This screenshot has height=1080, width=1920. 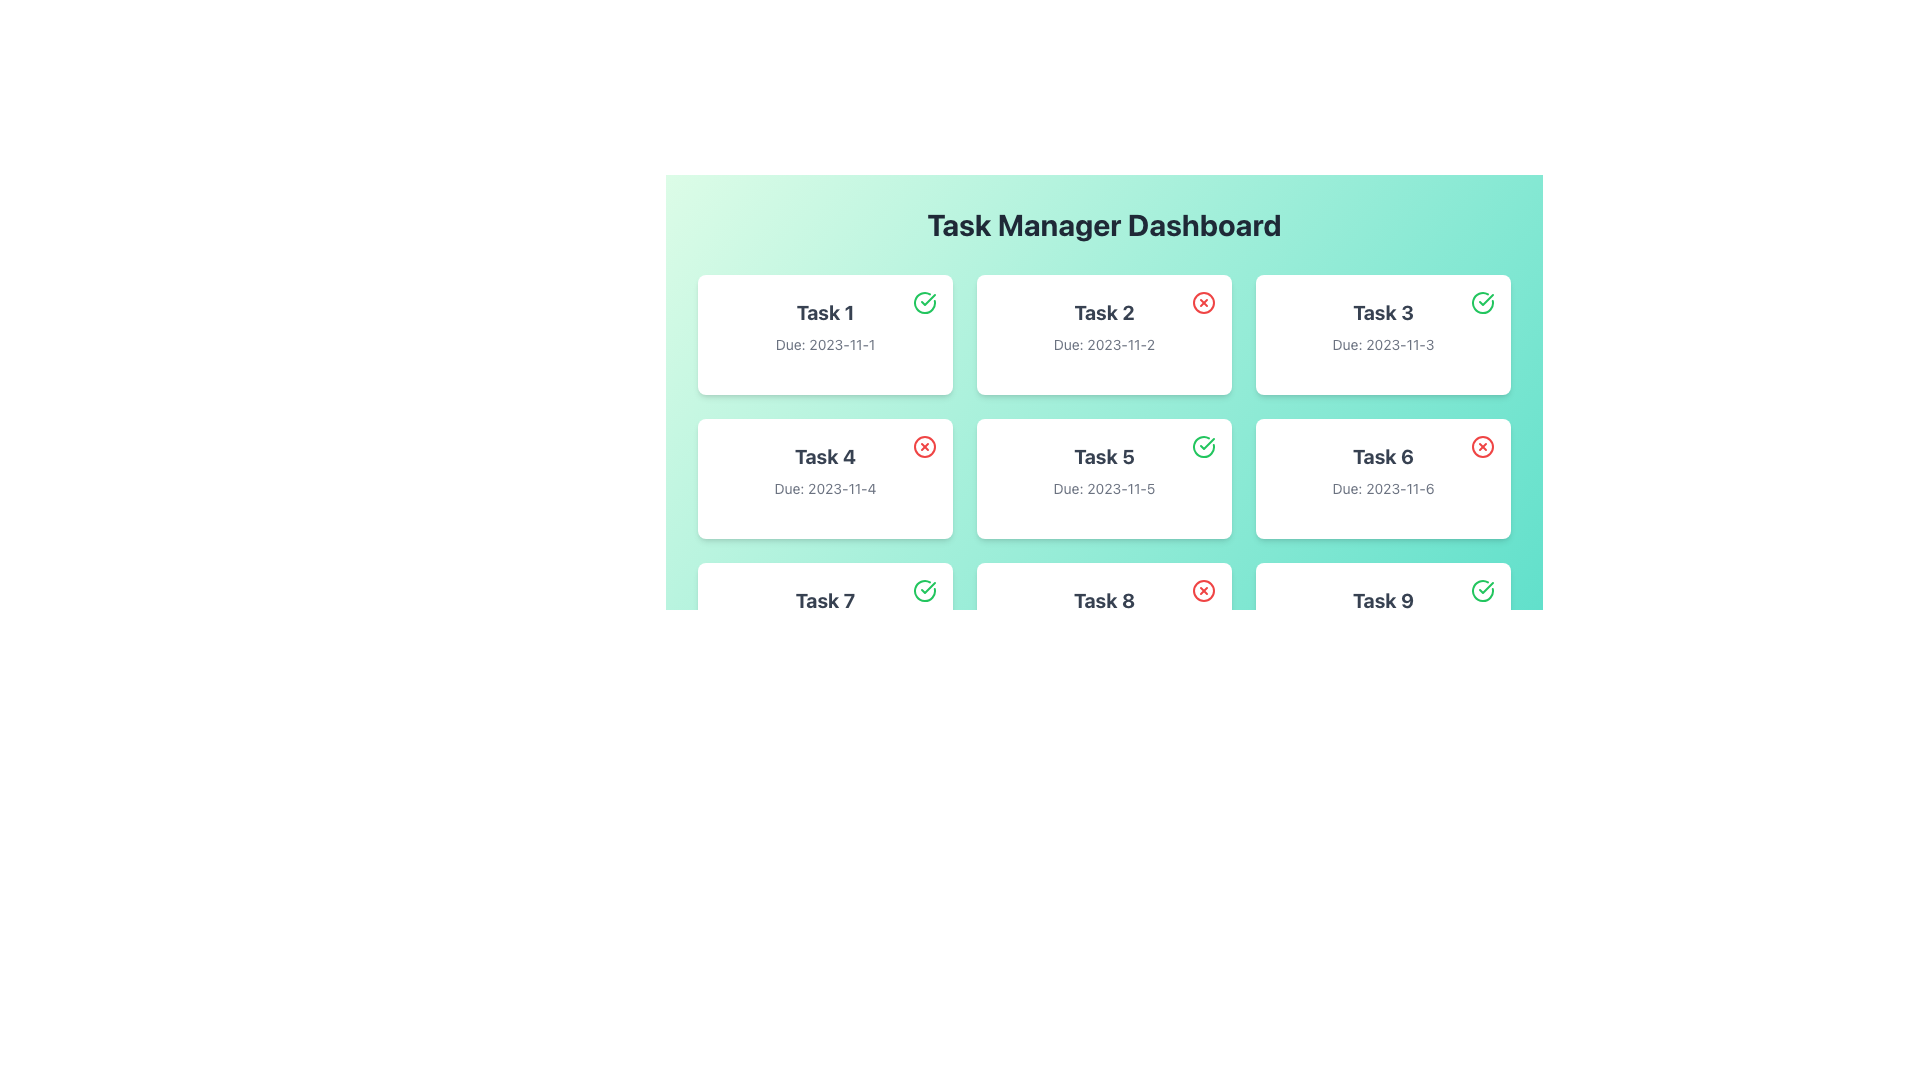 What do you see at coordinates (924, 446) in the screenshot?
I see `the red outlined circular SVG shape within the checkmark icon on the 'Task 4' card located at the top-right corner of the dashboard` at bounding box center [924, 446].